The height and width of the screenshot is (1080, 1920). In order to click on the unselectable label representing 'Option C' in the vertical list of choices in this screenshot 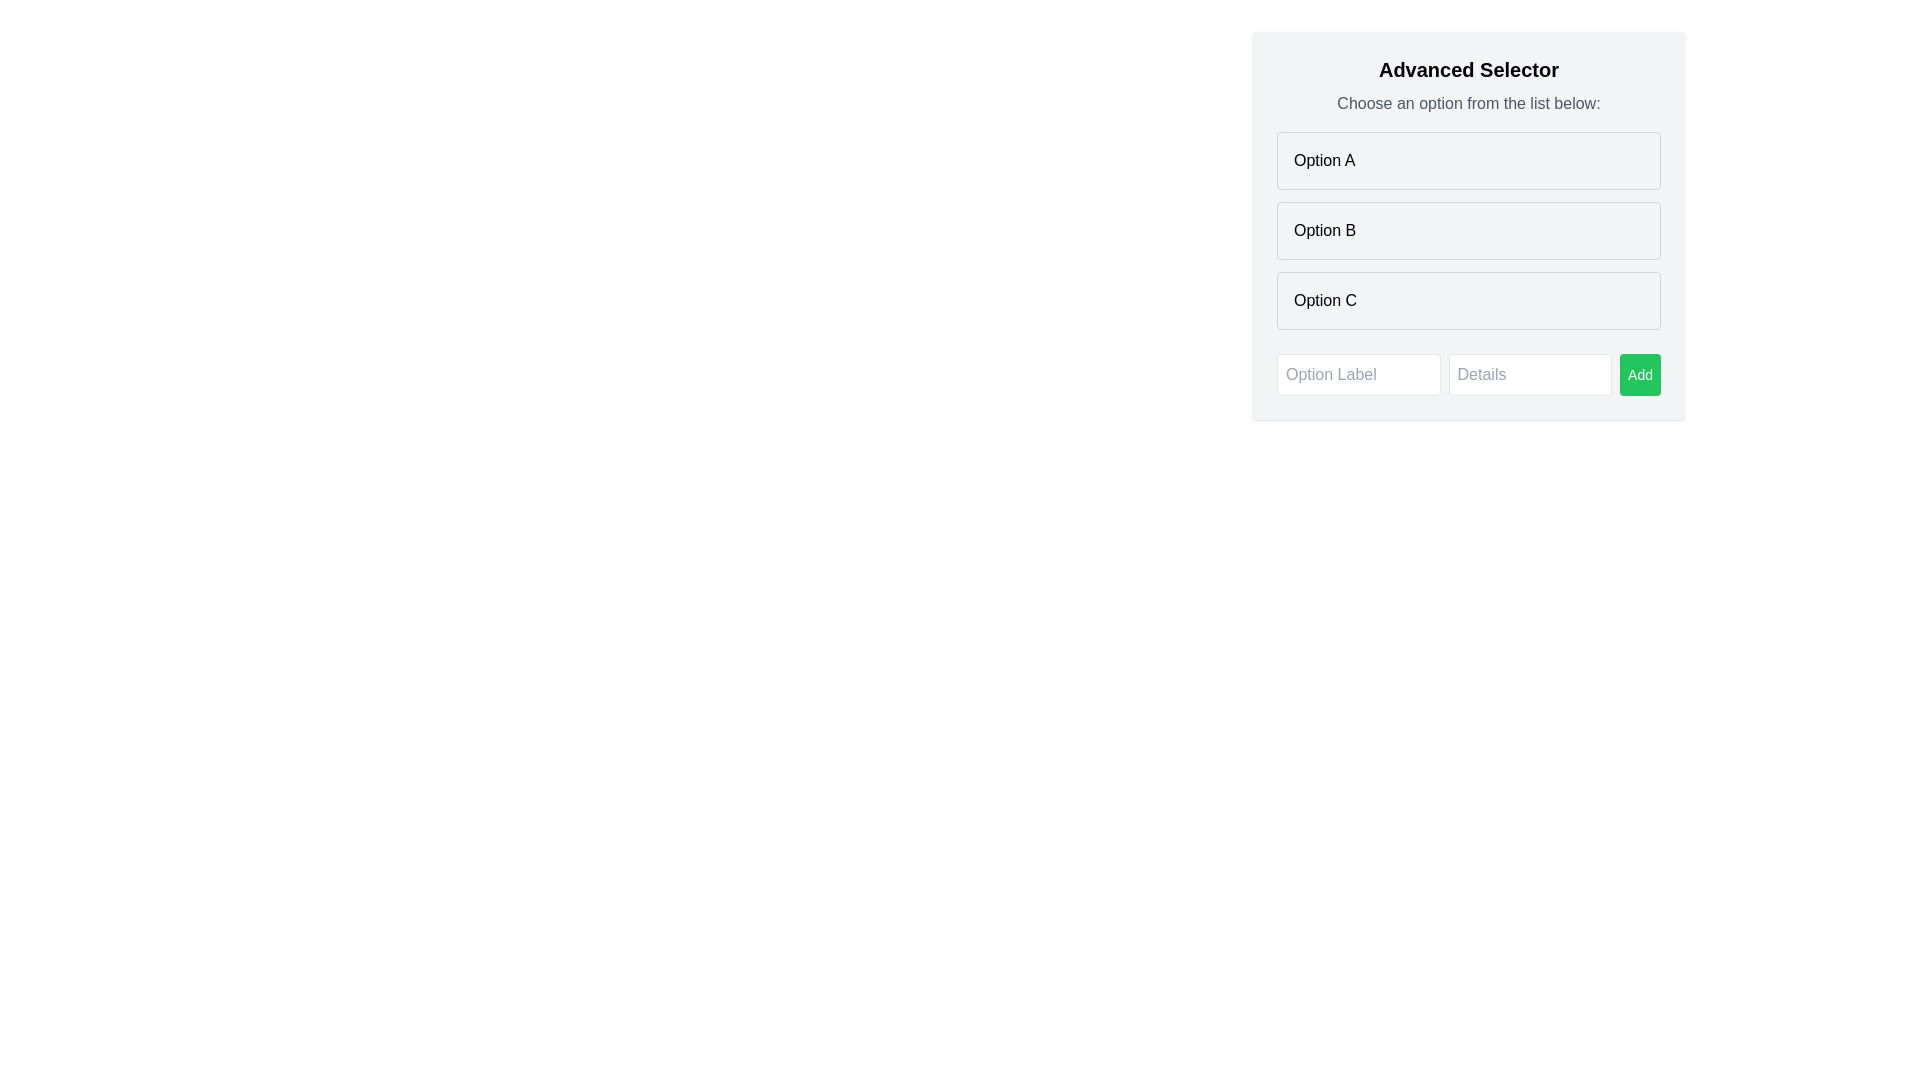, I will do `click(1325, 300)`.